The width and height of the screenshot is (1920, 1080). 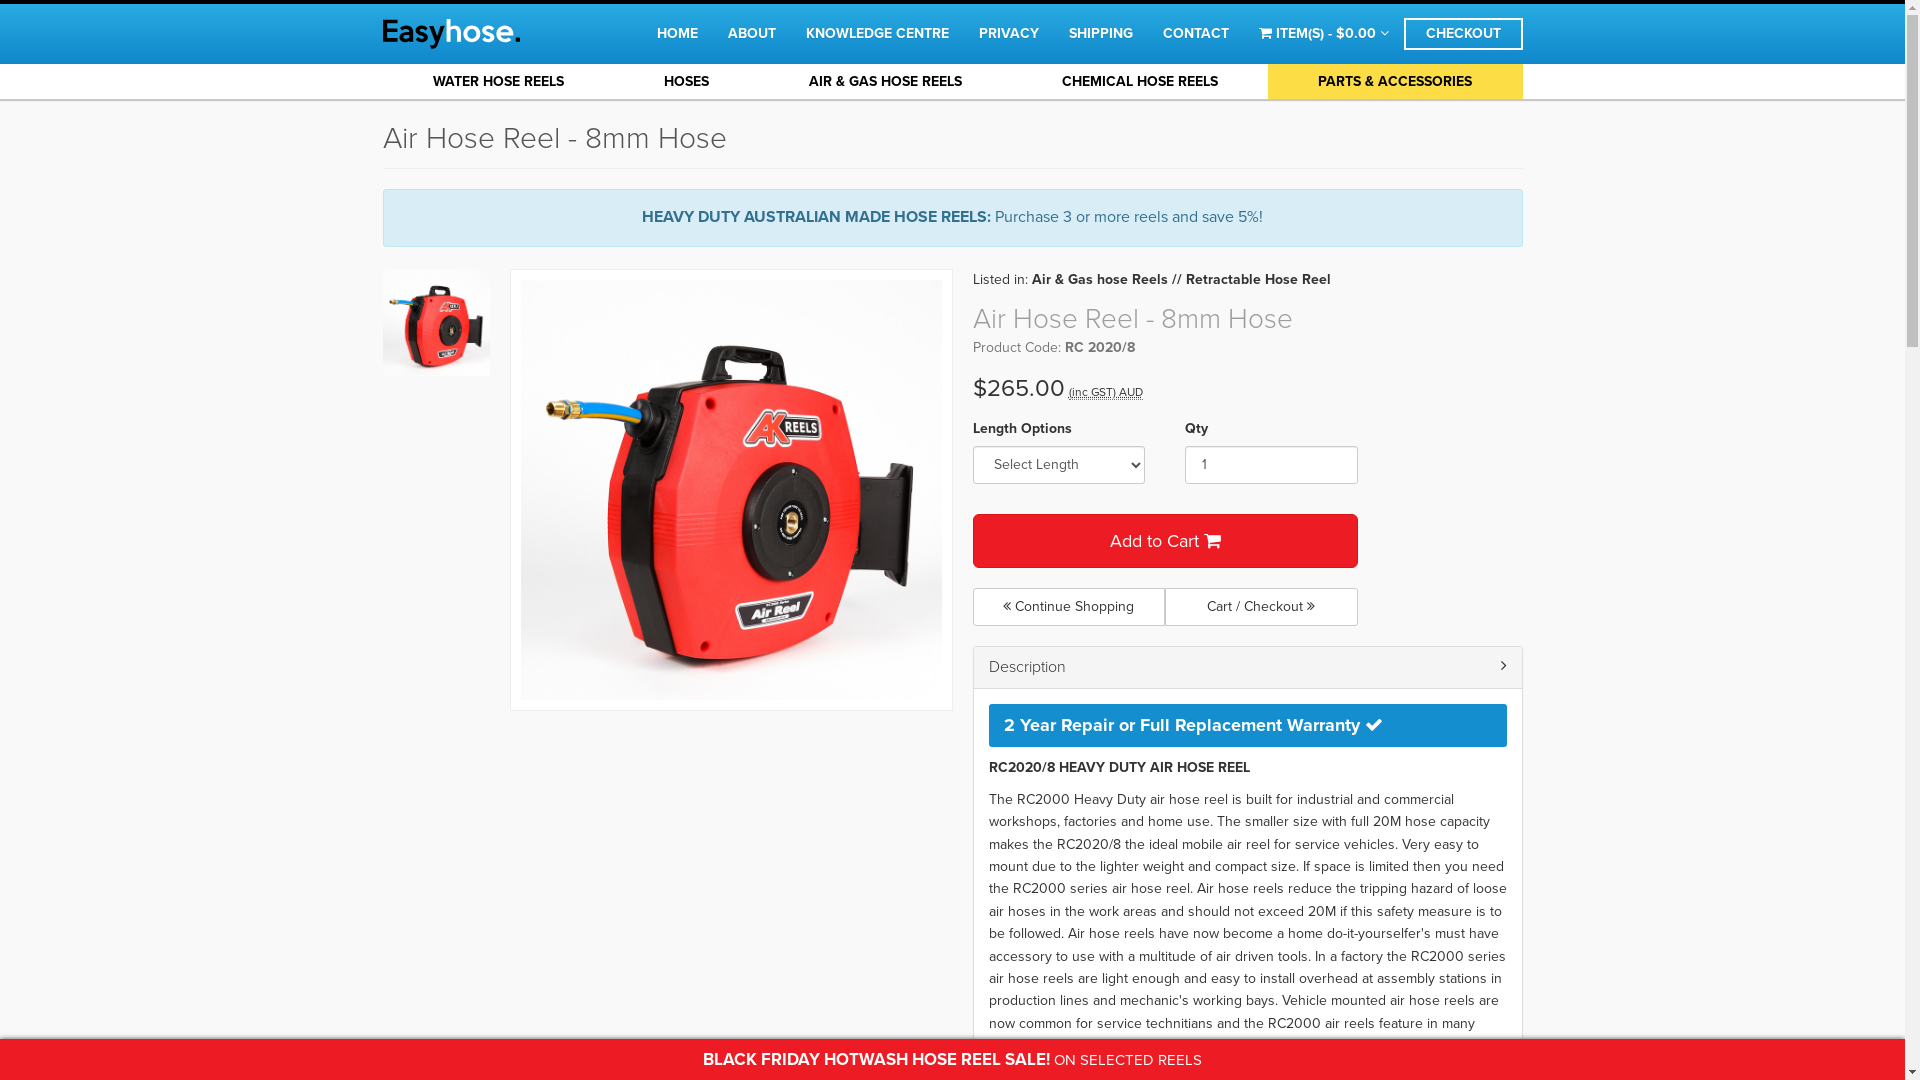 What do you see at coordinates (1260, 605) in the screenshot?
I see `'Cart / Checkout'` at bounding box center [1260, 605].